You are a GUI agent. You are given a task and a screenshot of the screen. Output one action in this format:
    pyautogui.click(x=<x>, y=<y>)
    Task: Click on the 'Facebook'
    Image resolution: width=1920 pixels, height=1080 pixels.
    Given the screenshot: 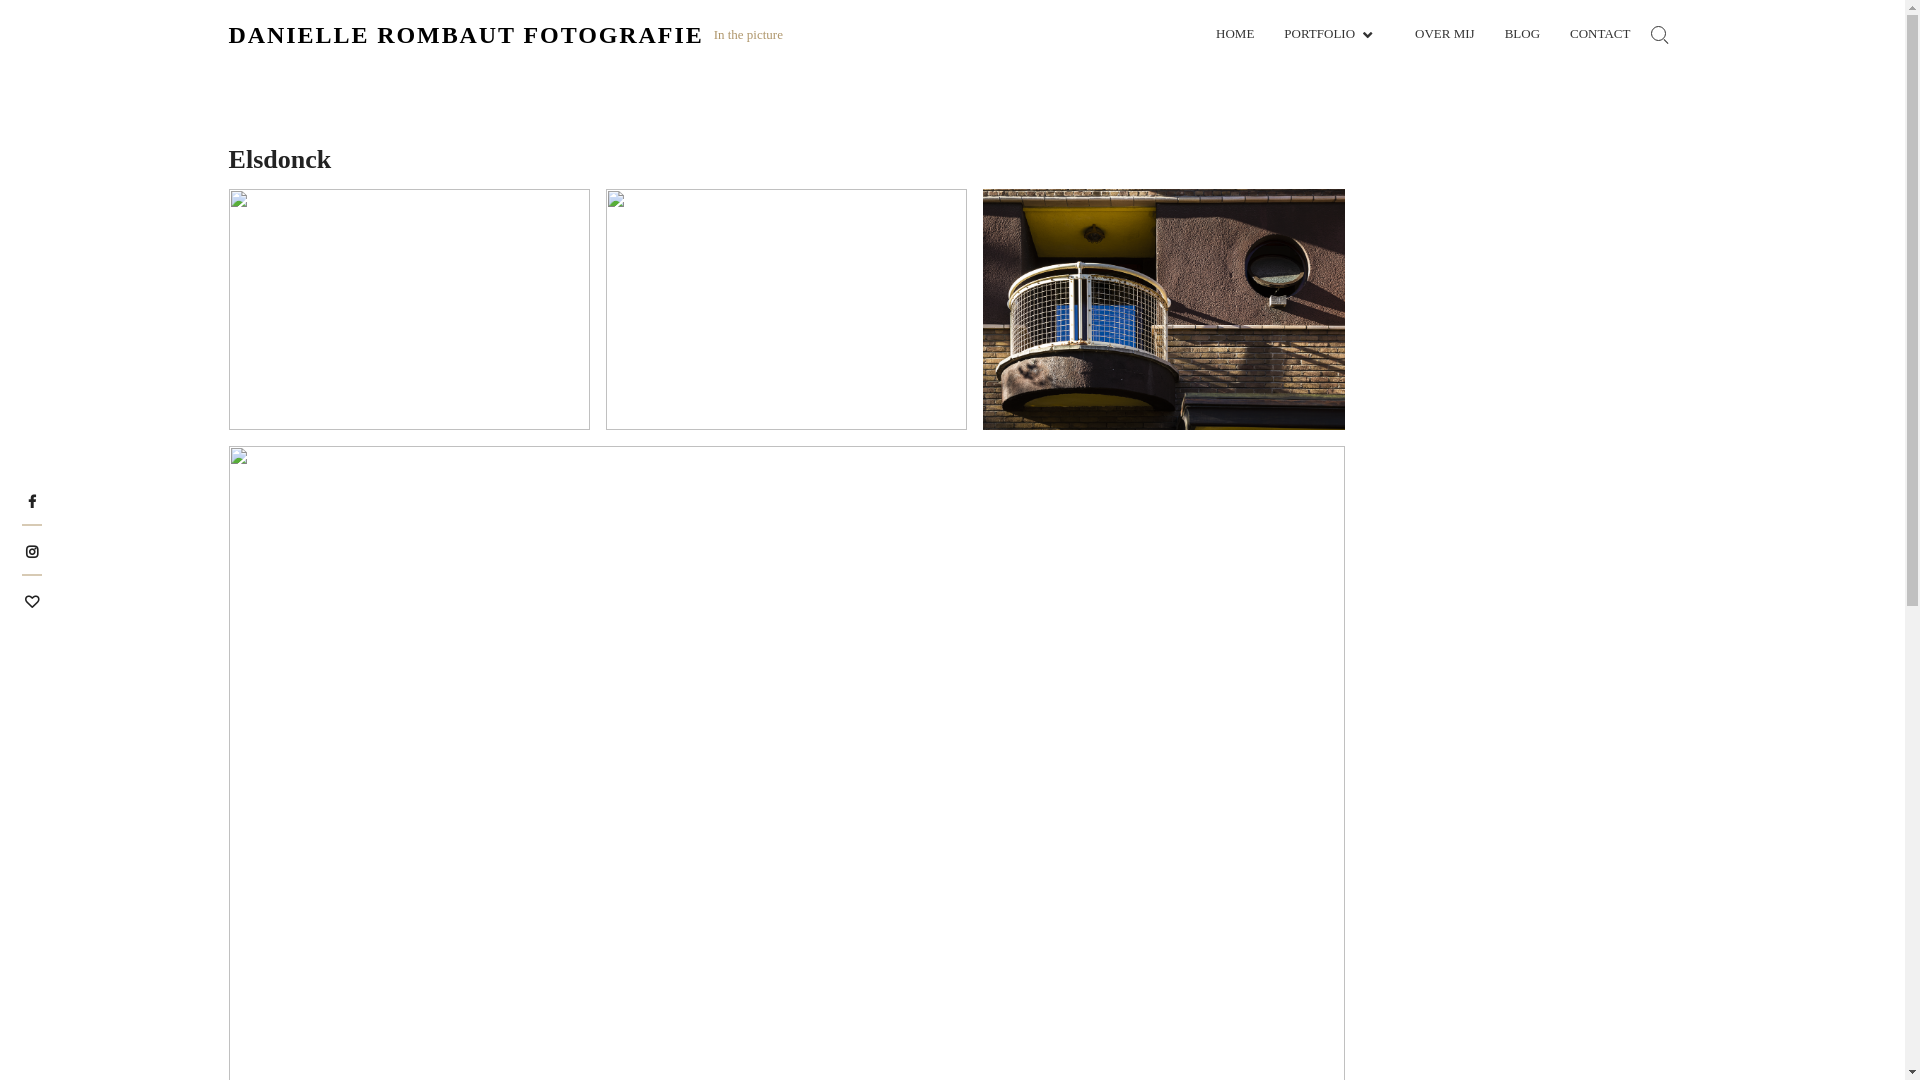 What is the action you would take?
    pyautogui.click(x=32, y=499)
    